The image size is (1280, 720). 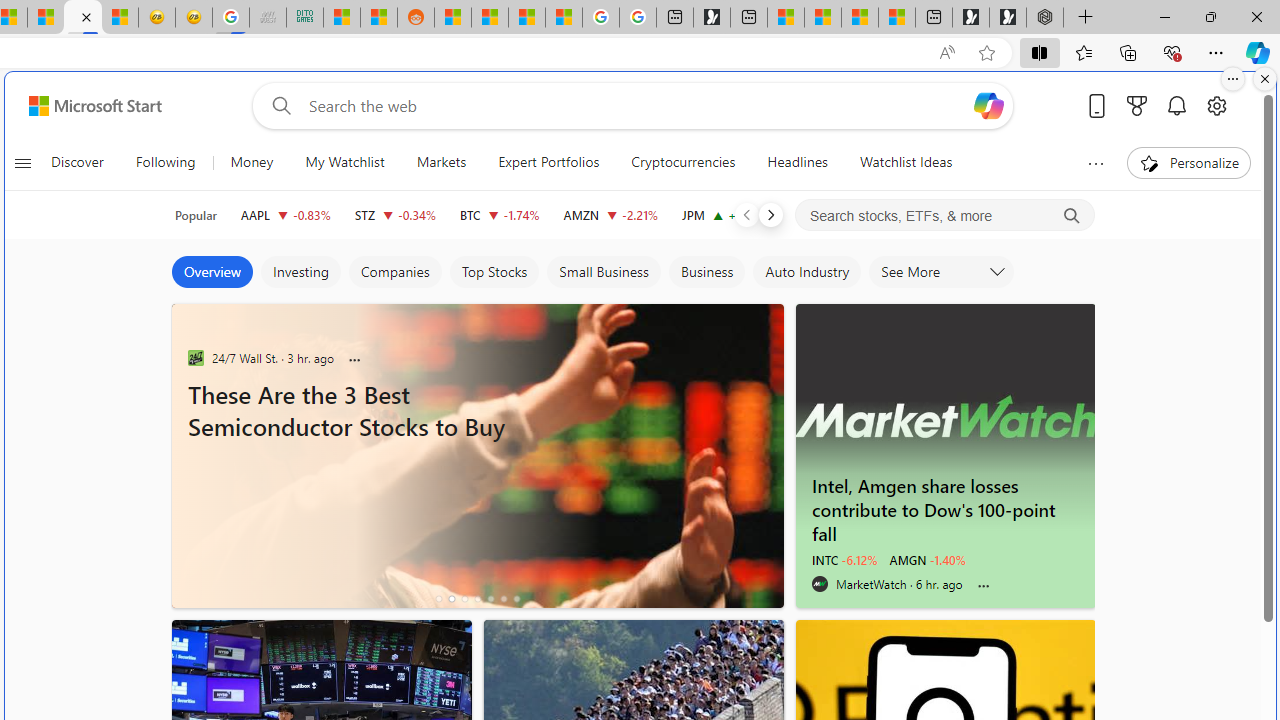 What do you see at coordinates (745, 214) in the screenshot?
I see `'Previous'` at bounding box center [745, 214].